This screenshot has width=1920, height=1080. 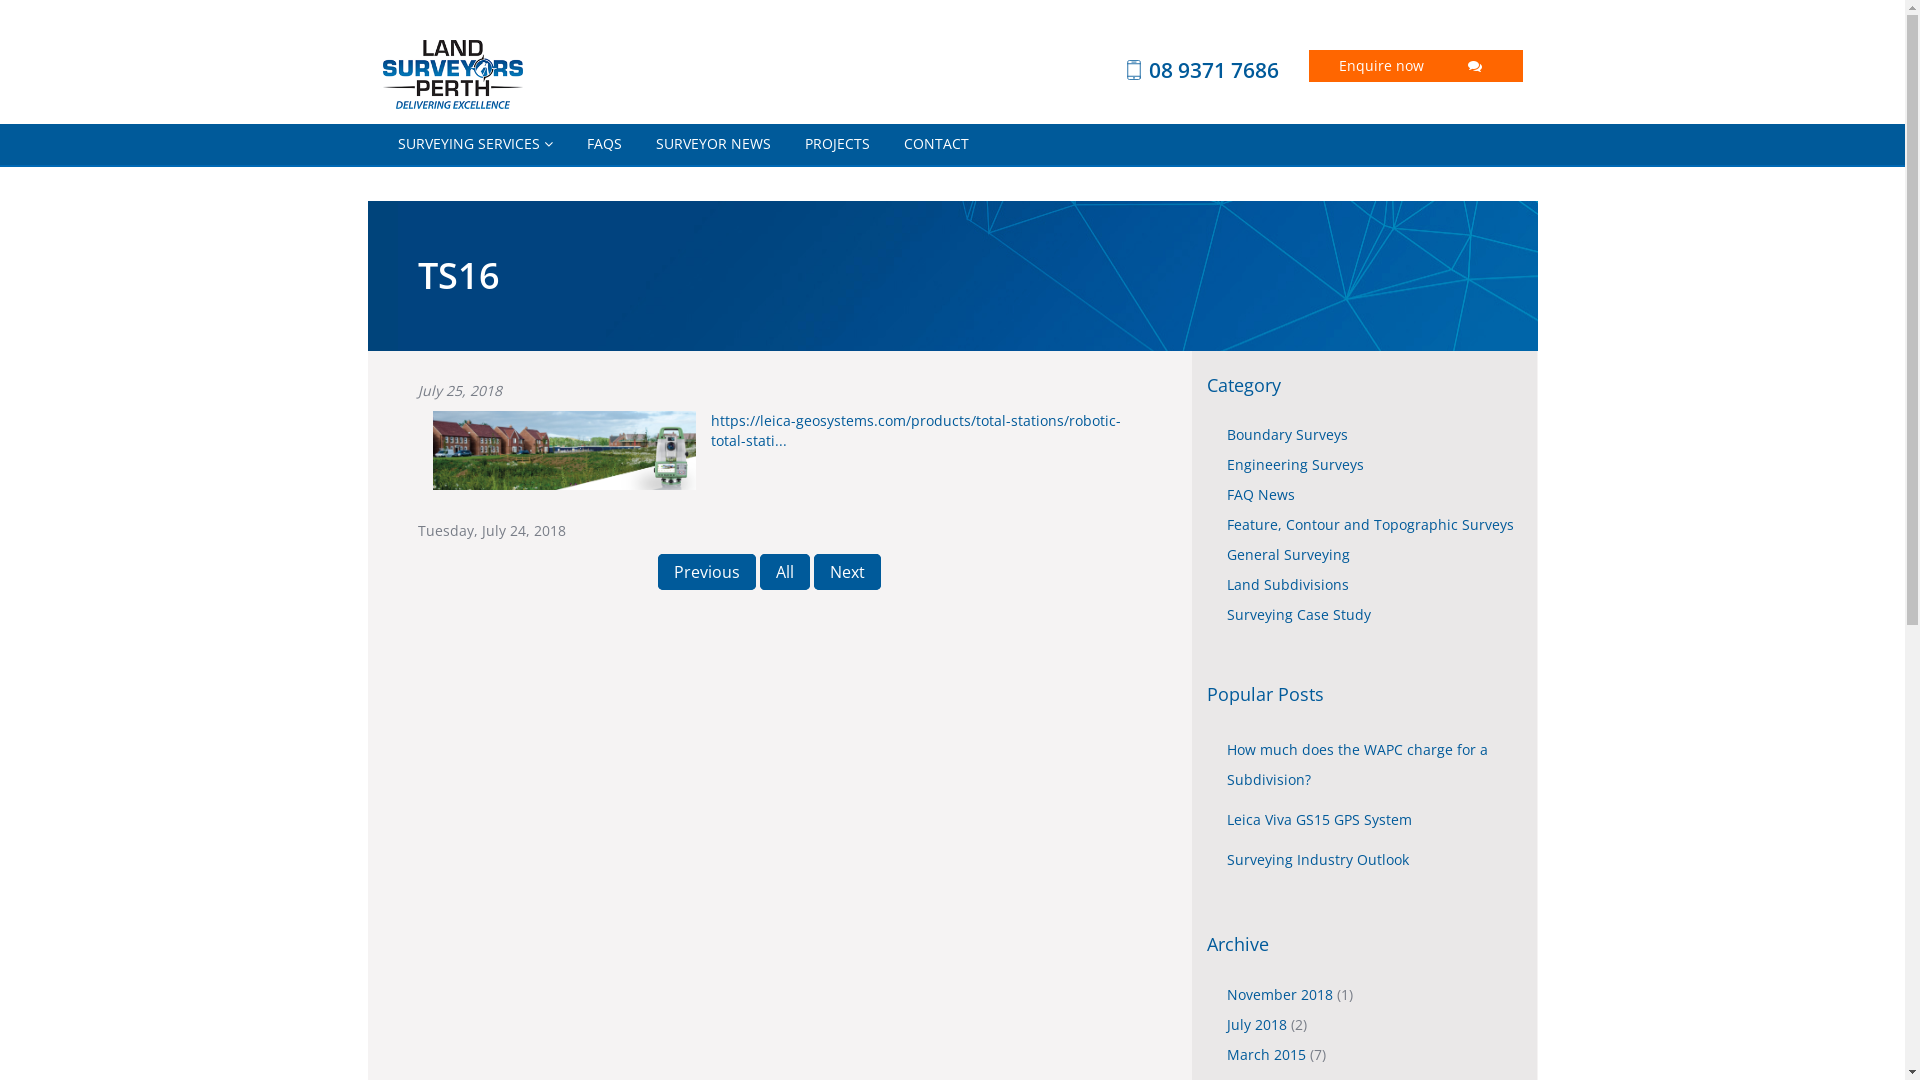 I want to click on 'Next', so click(x=847, y=571).